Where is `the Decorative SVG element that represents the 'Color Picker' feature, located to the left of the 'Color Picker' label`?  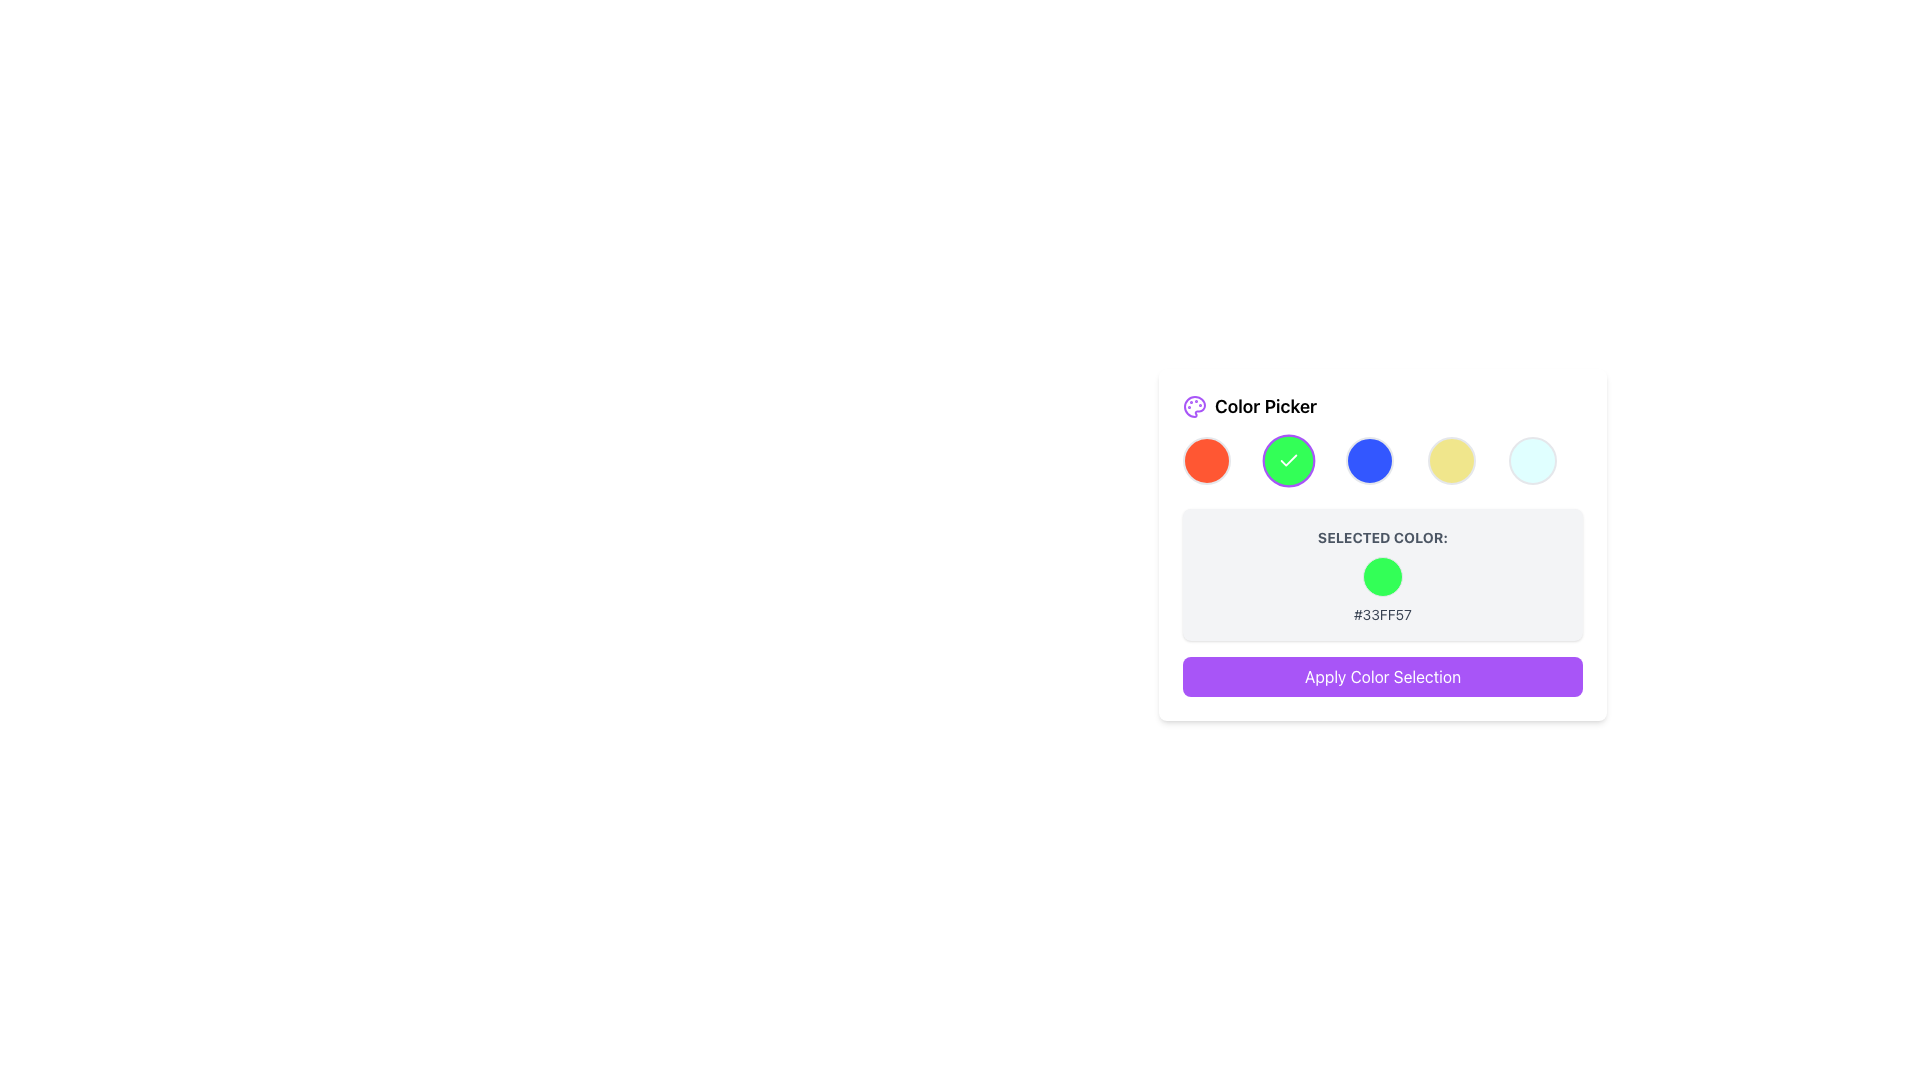 the Decorative SVG element that represents the 'Color Picker' feature, located to the left of the 'Color Picker' label is located at coordinates (1195, 406).